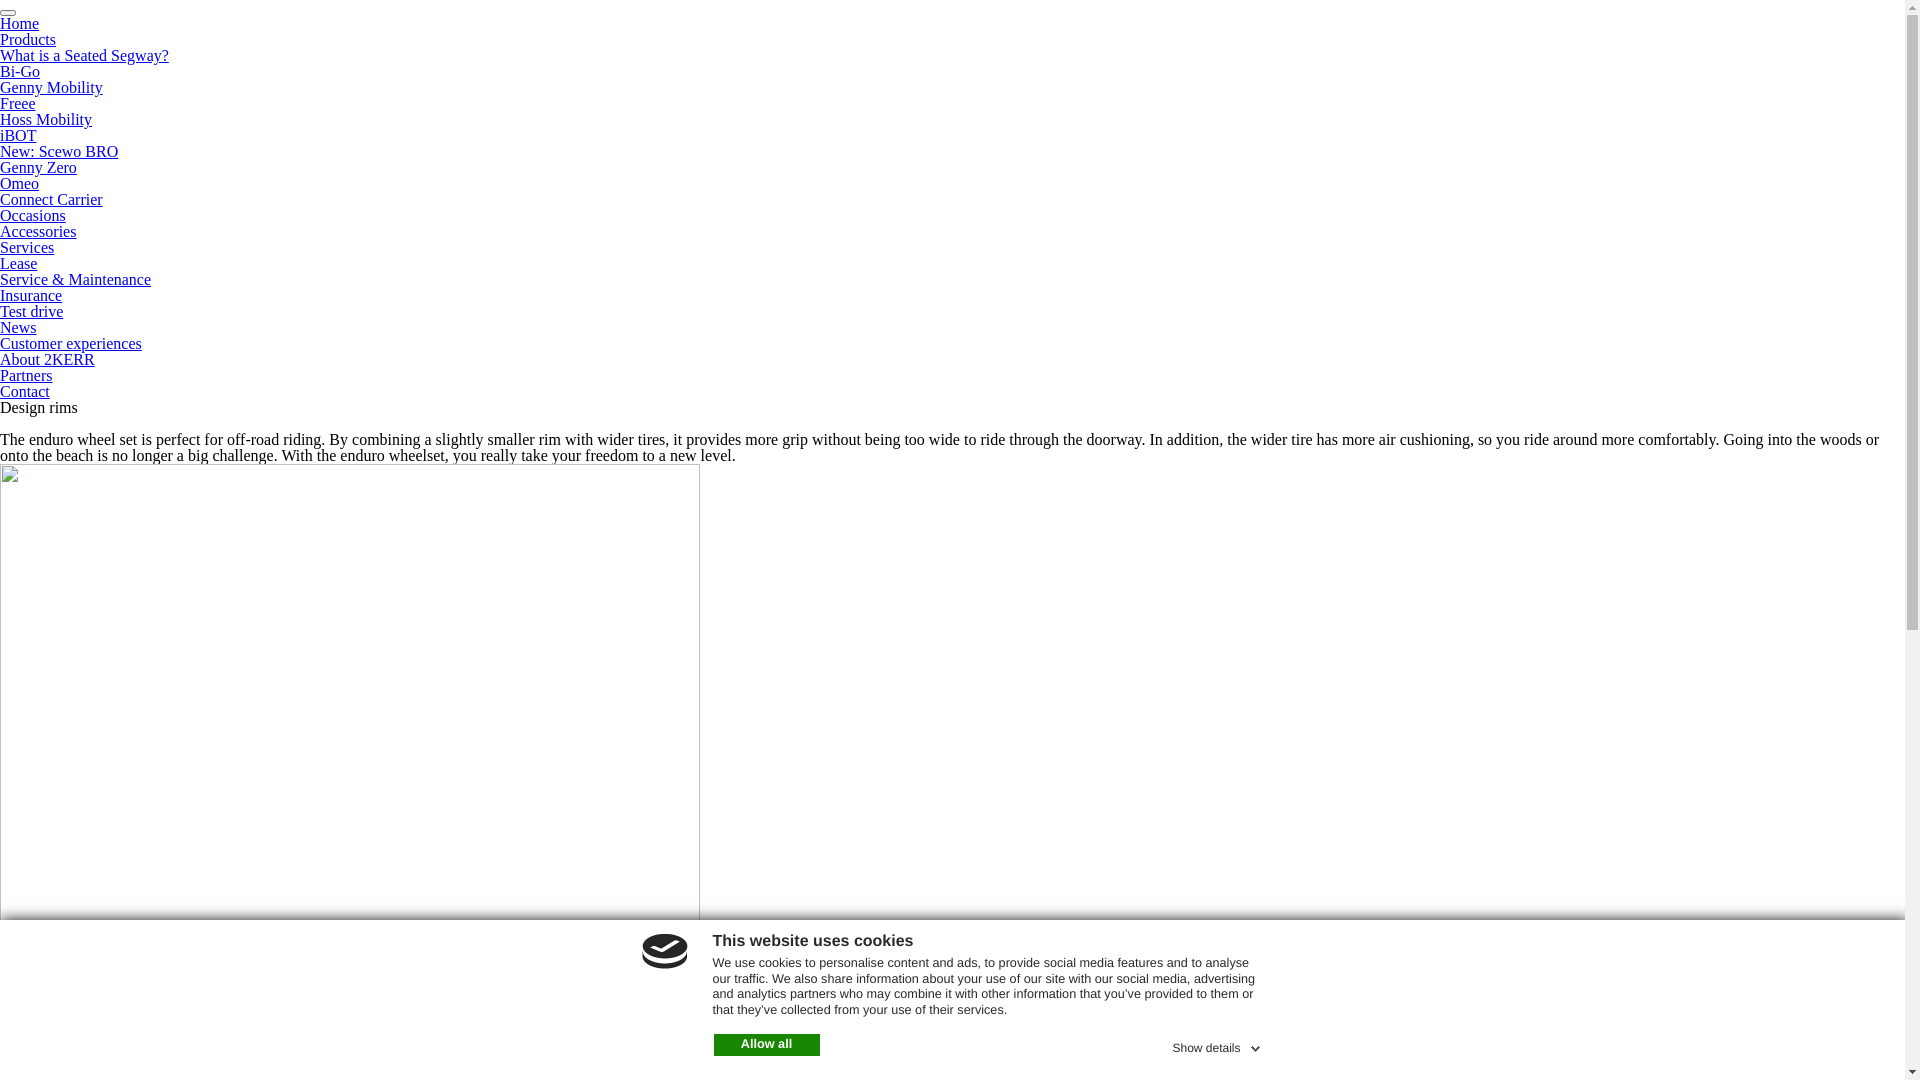 The height and width of the screenshot is (1080, 1920). Describe the element at coordinates (0, 54) in the screenshot. I see `'What is a Seated Segway?'` at that location.